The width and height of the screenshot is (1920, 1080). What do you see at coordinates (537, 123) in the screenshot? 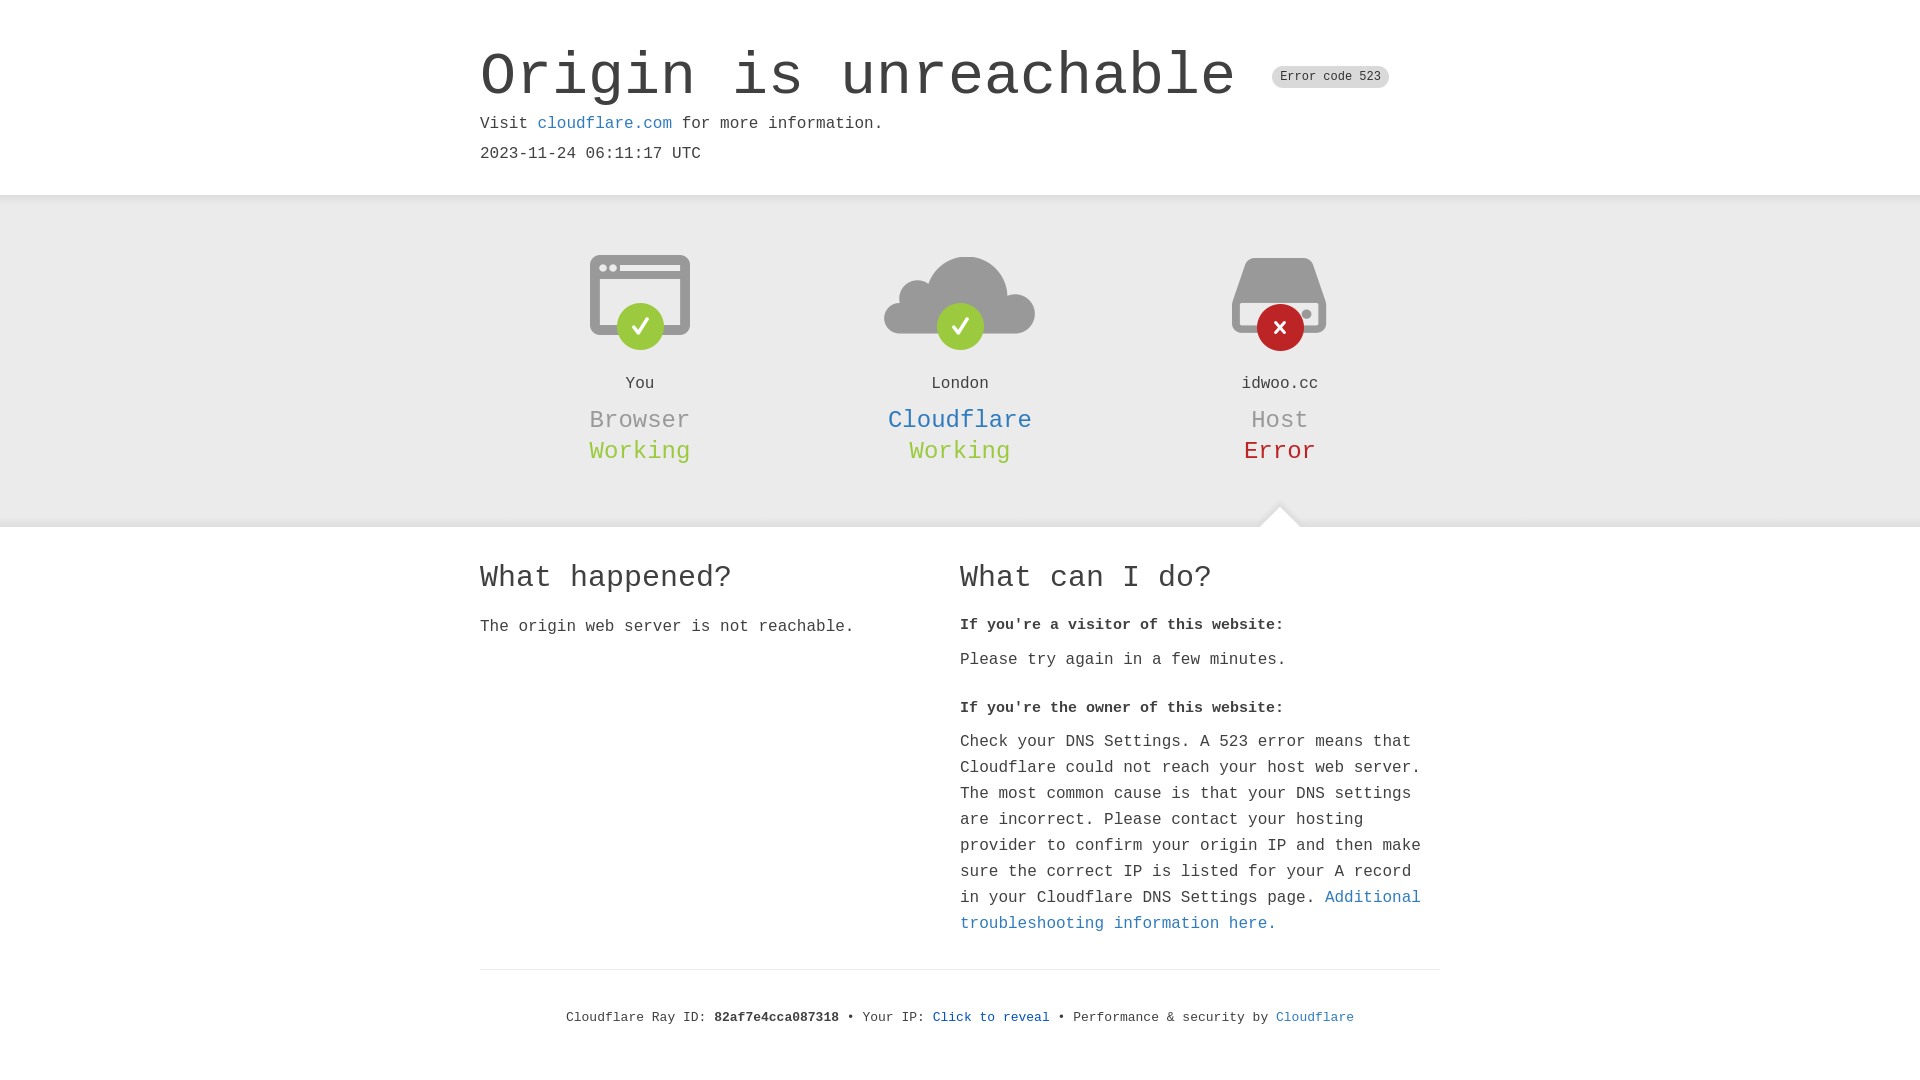
I see `'cloudflare.com'` at bounding box center [537, 123].